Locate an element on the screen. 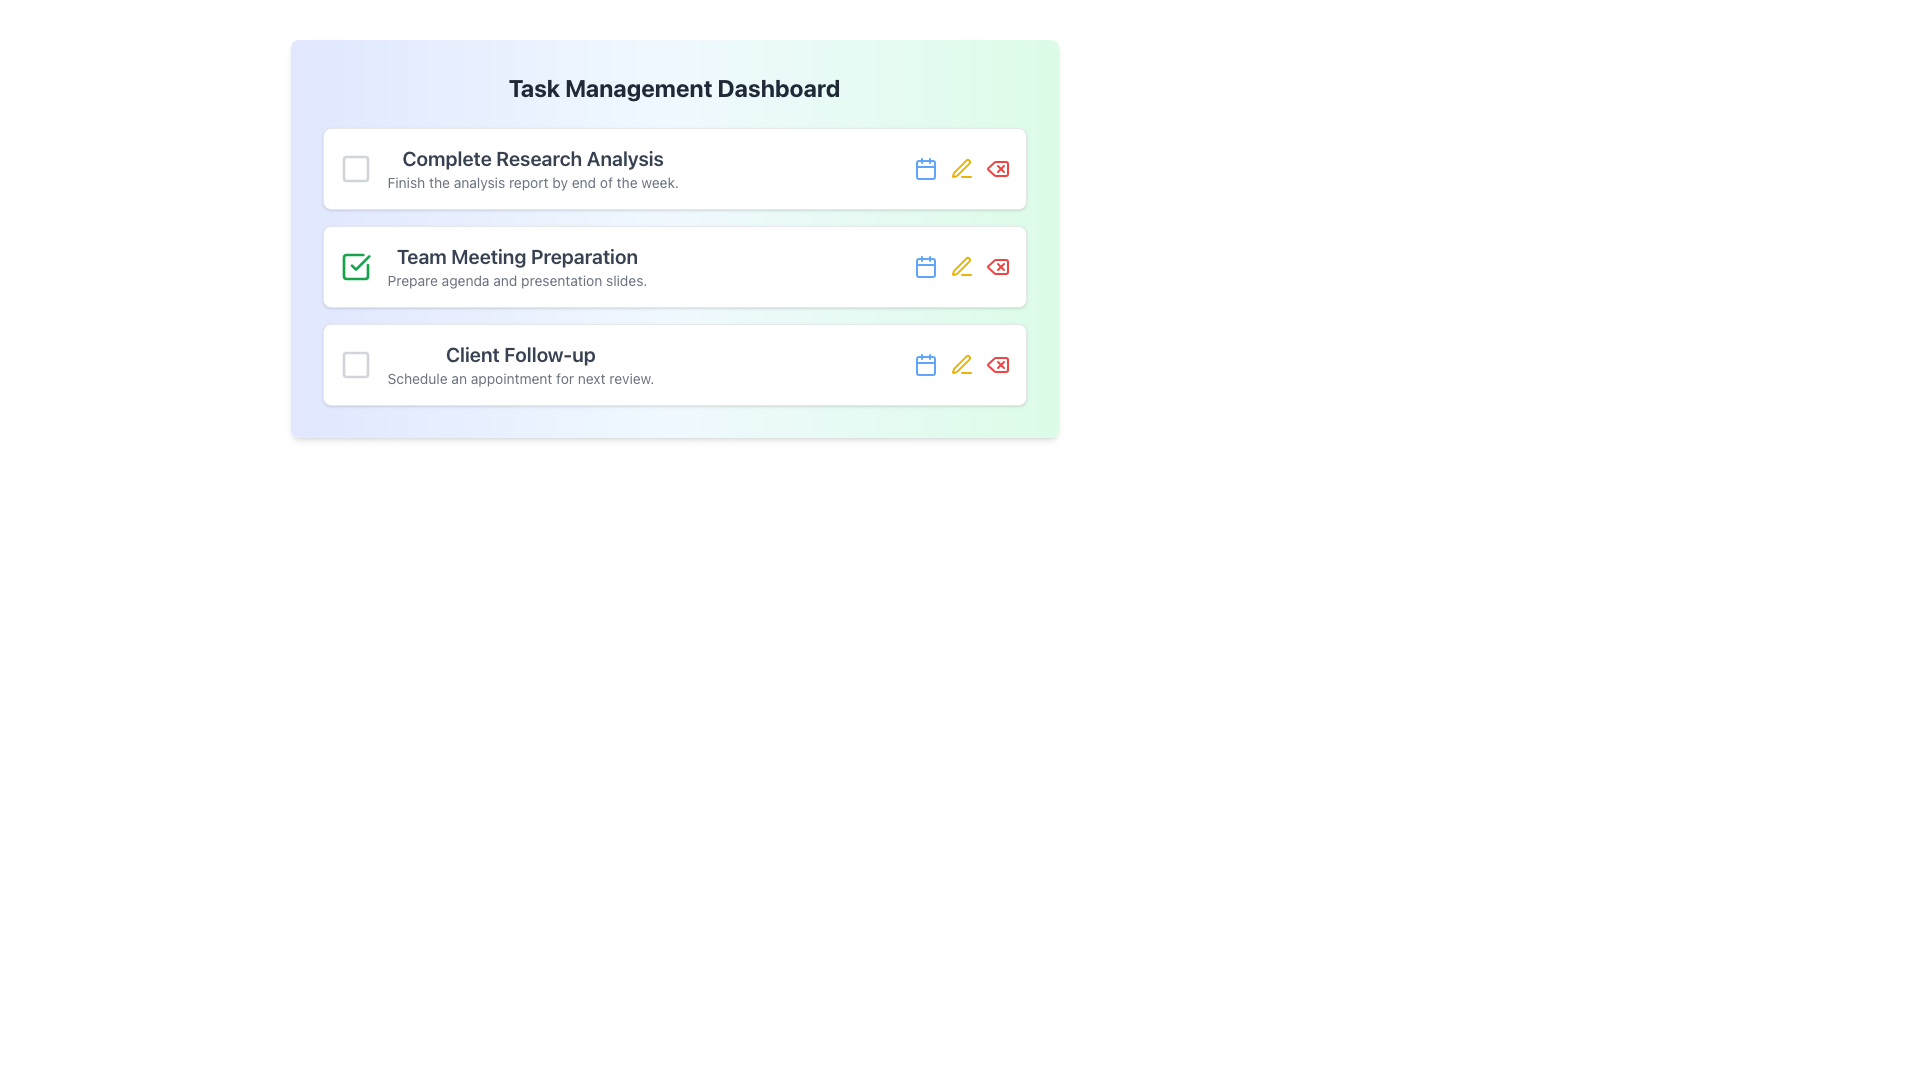  the SVG-based calendar icon located to the right of the task title 'Complete Research Analysis' is located at coordinates (924, 168).